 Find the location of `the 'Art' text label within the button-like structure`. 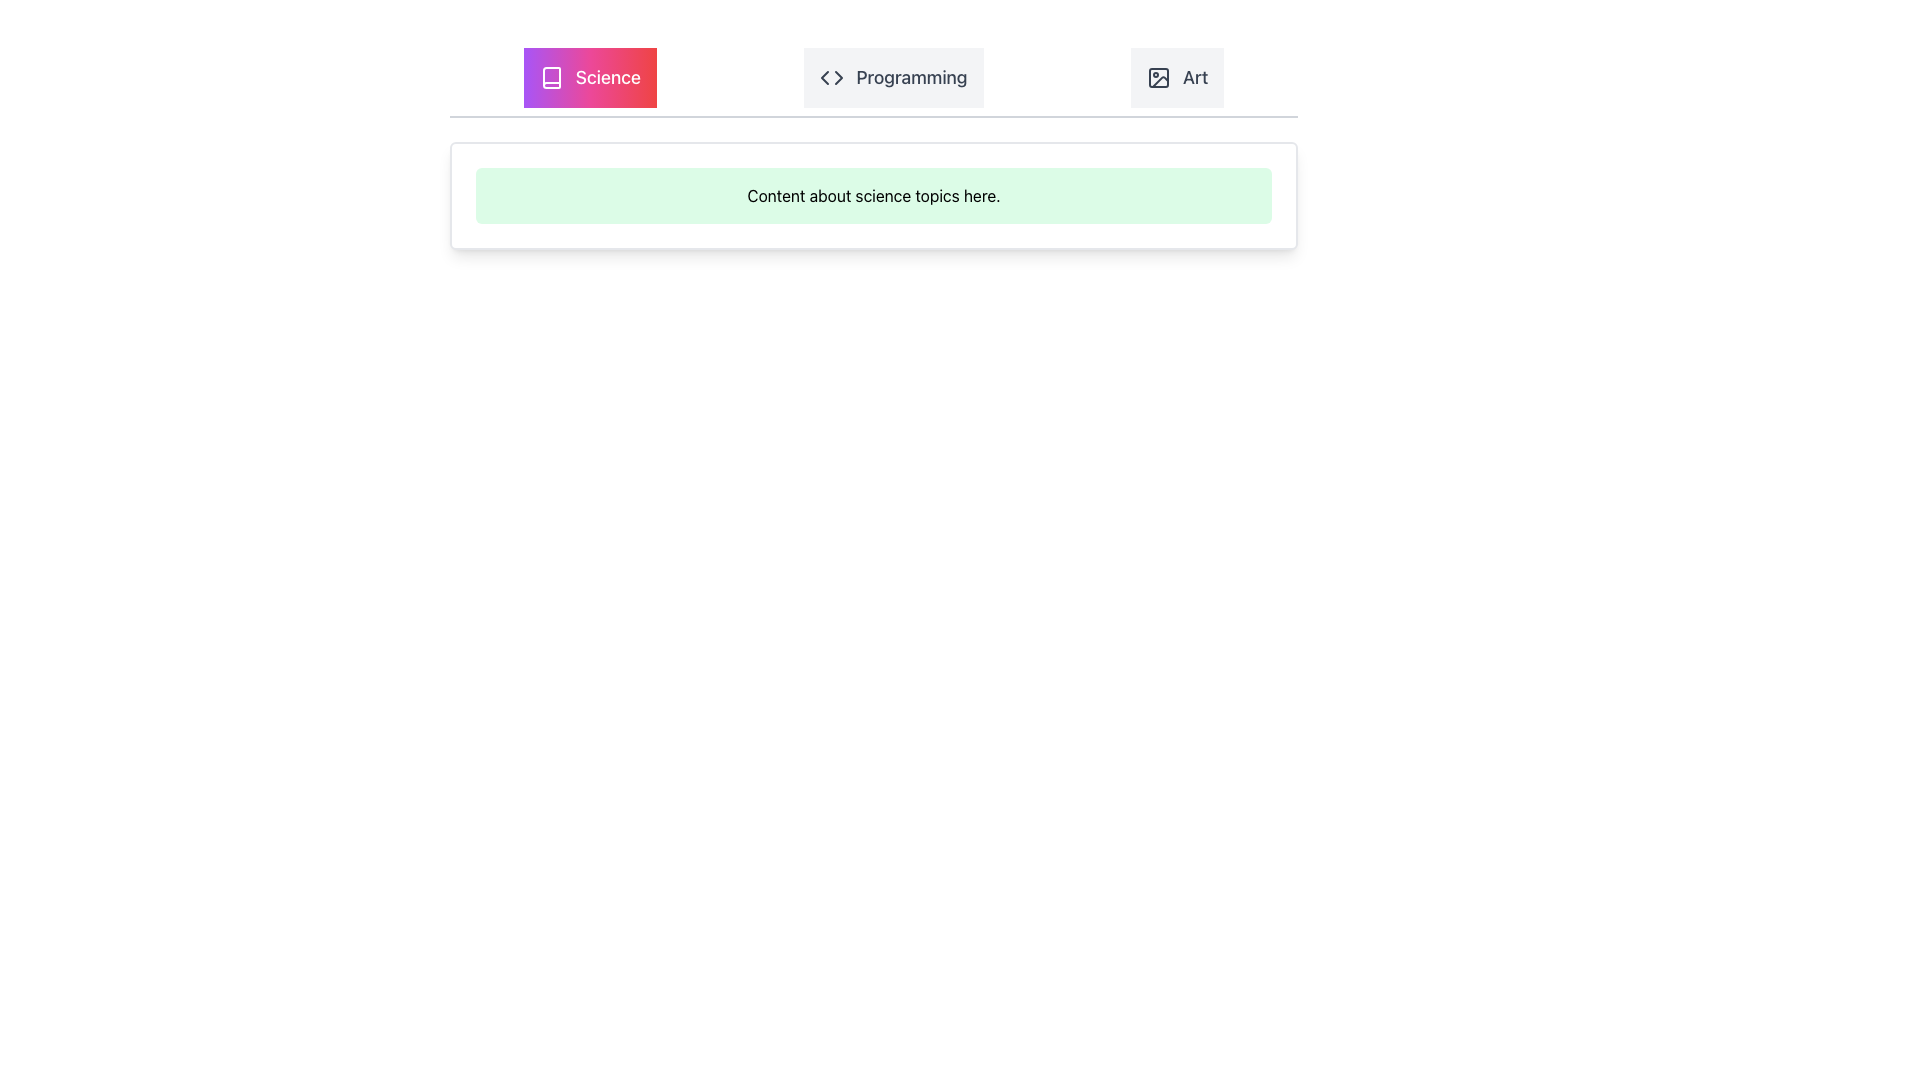

the 'Art' text label within the button-like structure is located at coordinates (1195, 76).